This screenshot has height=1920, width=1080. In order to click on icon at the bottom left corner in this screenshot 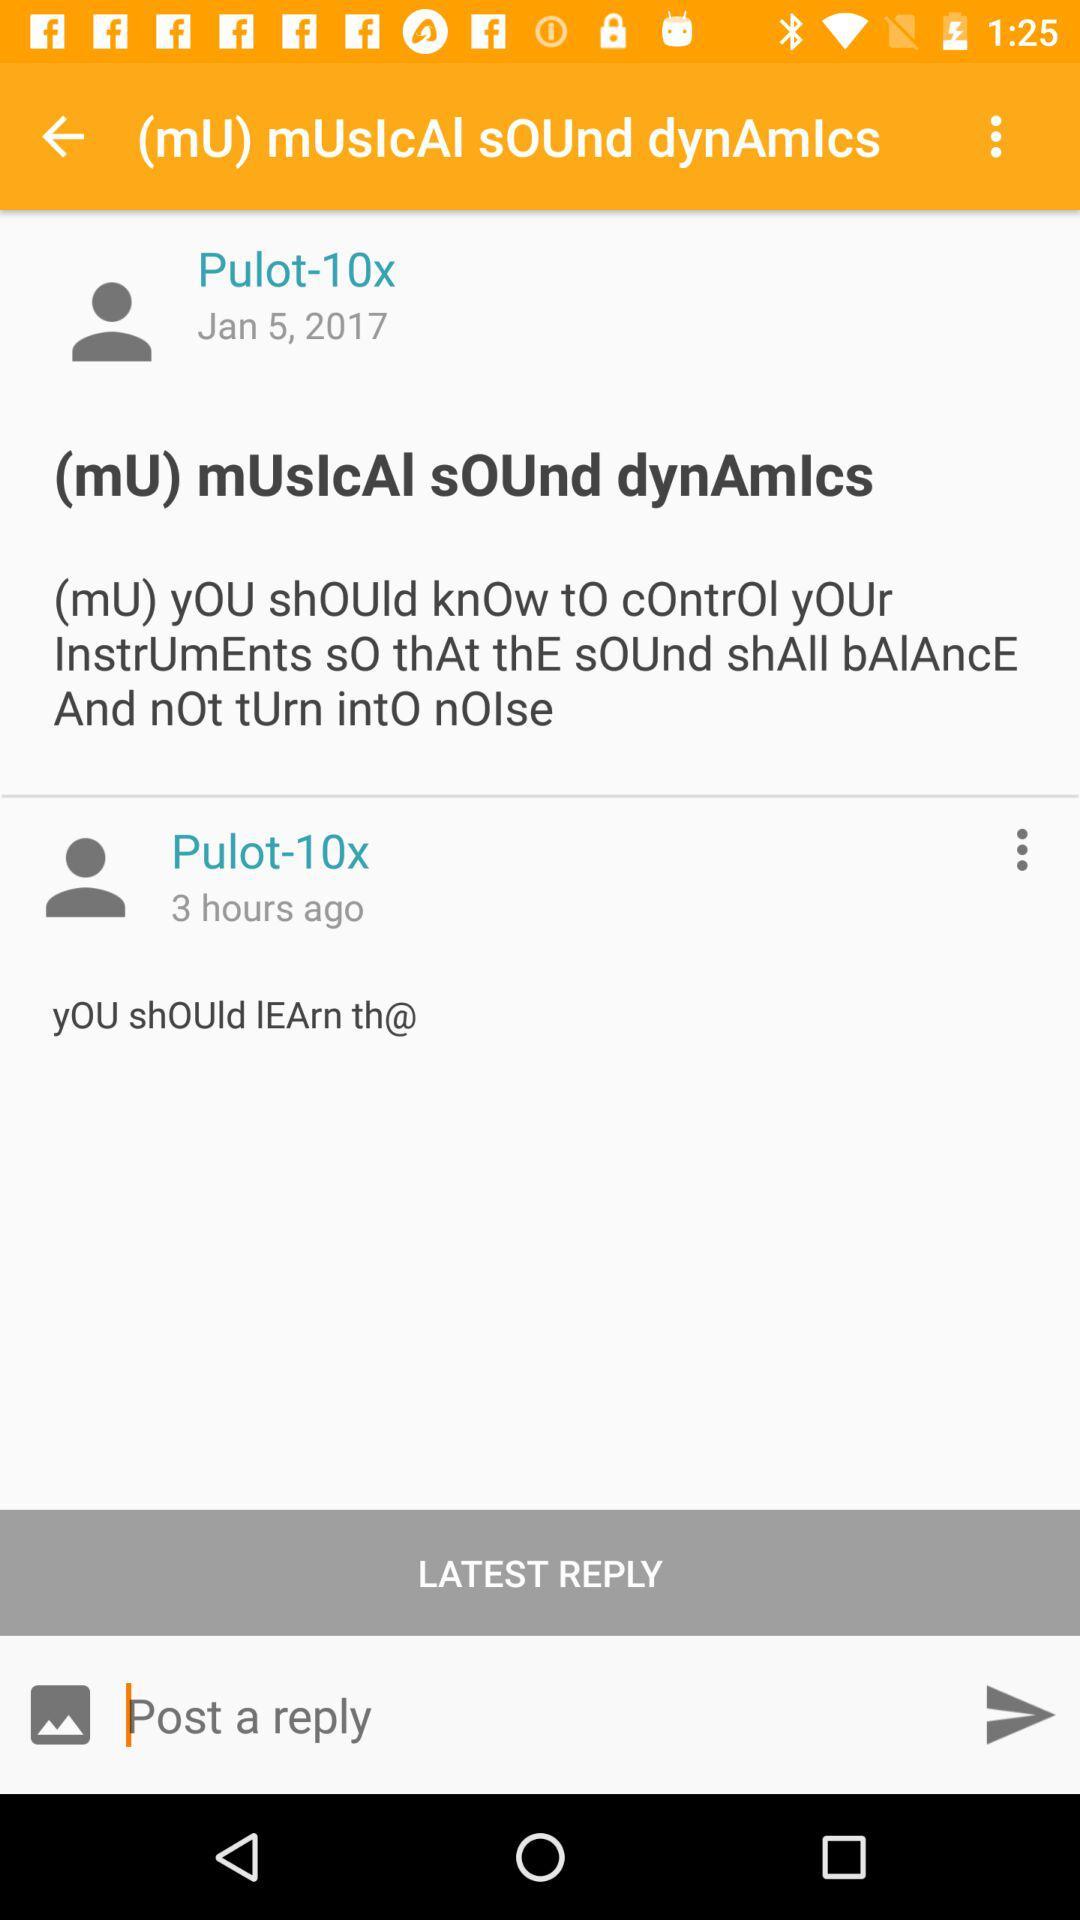, I will do `click(59, 1713)`.